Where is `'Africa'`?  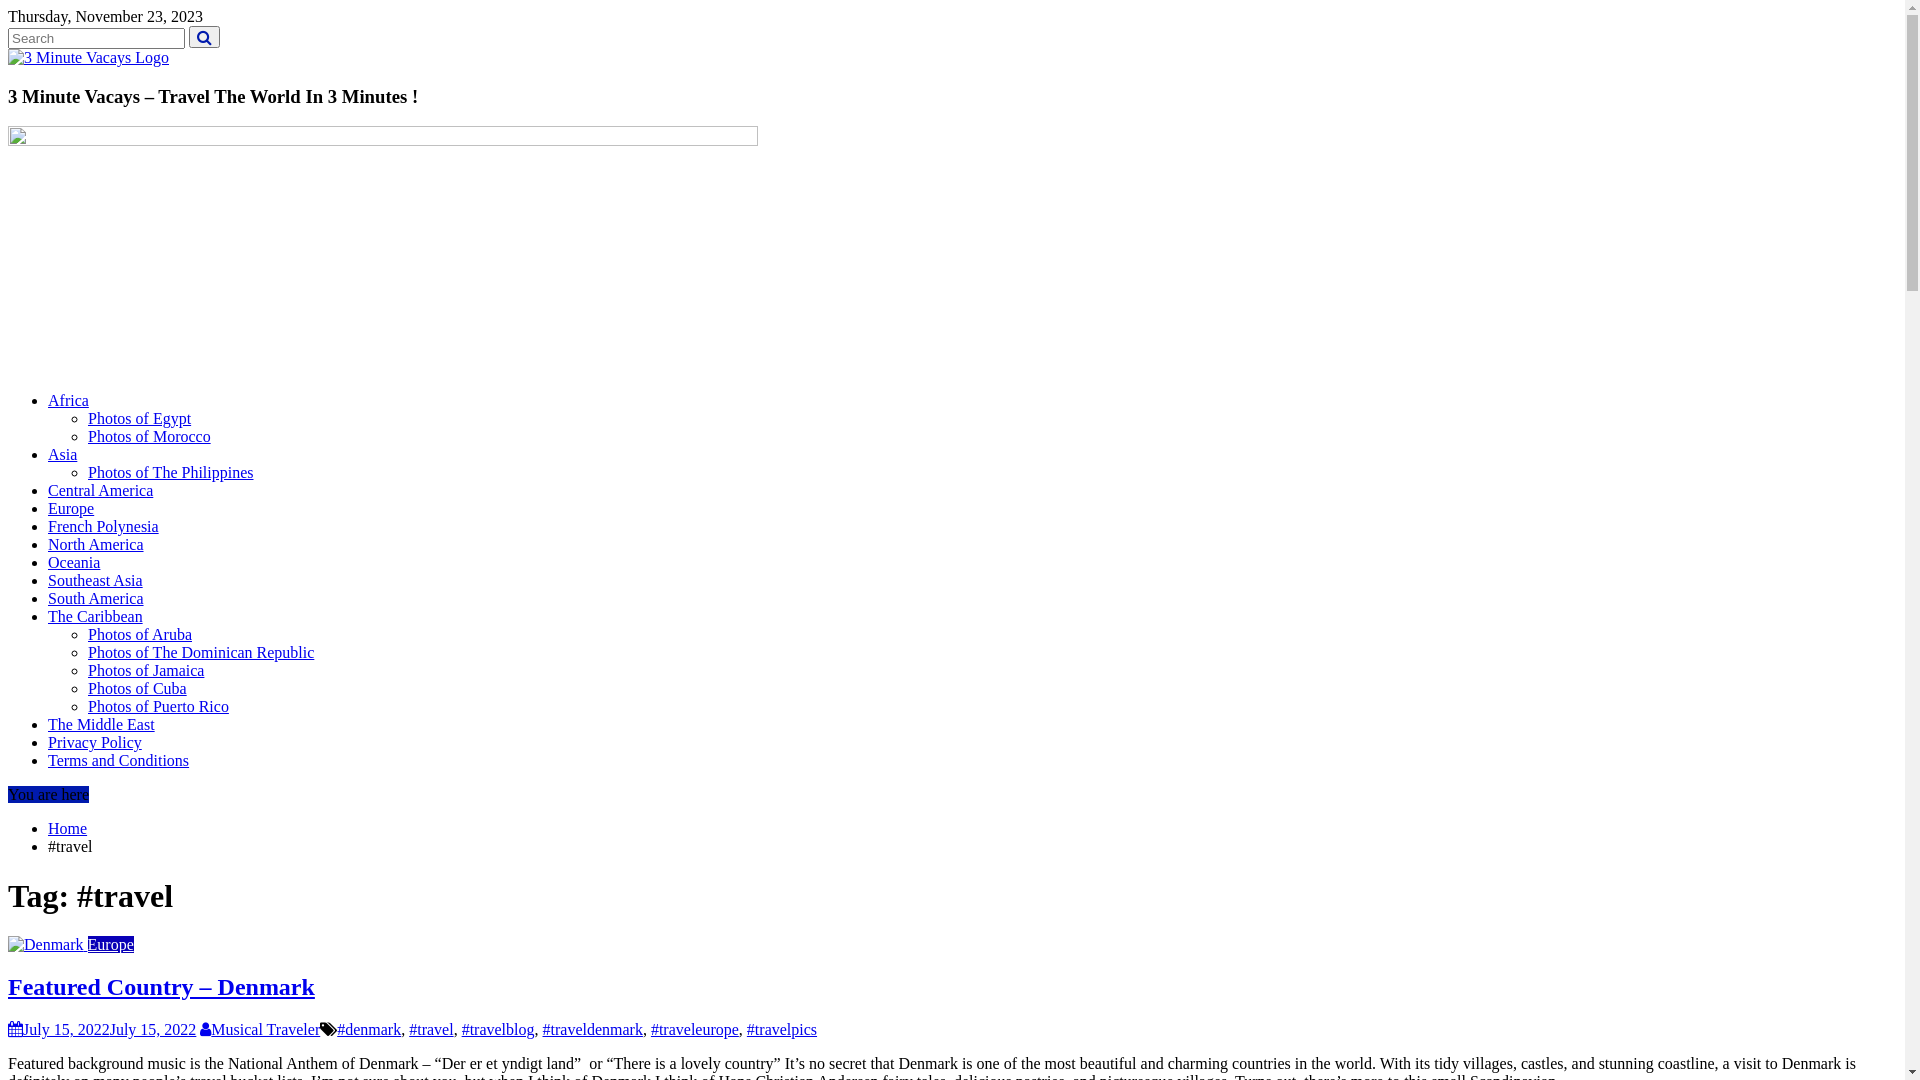 'Africa' is located at coordinates (68, 400).